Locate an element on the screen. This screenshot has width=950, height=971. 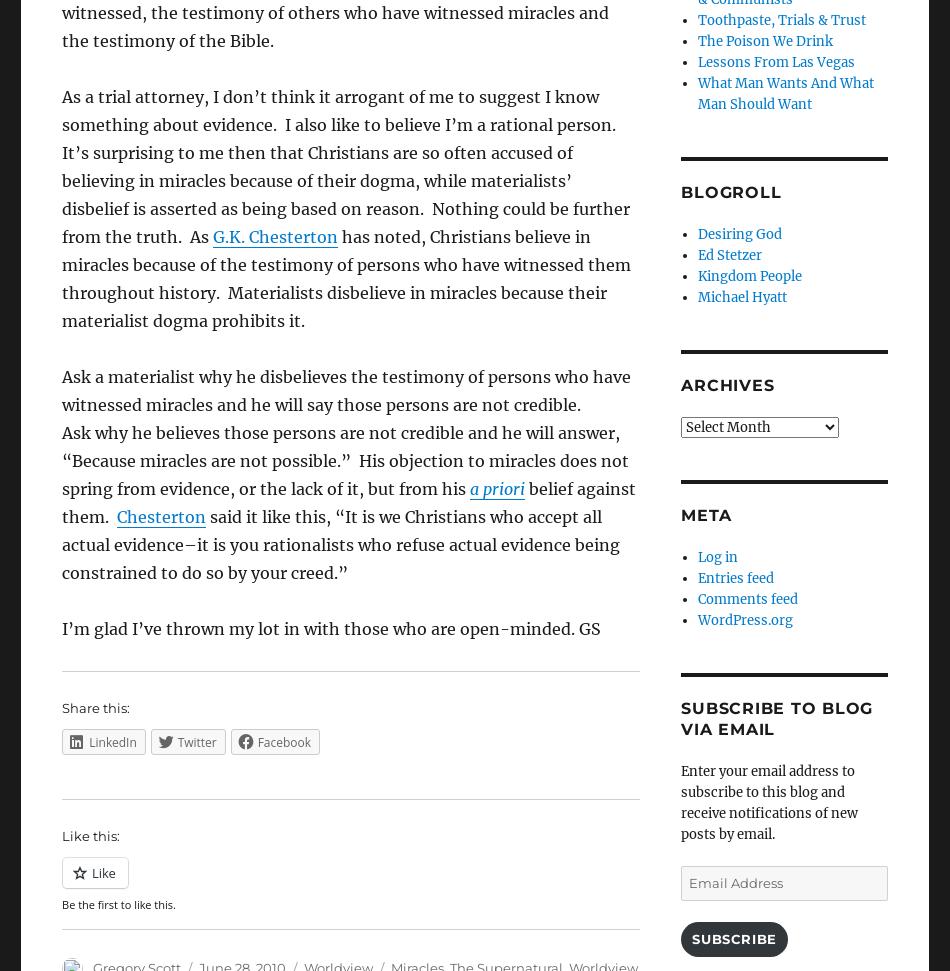
'a priori' is located at coordinates (497, 487).